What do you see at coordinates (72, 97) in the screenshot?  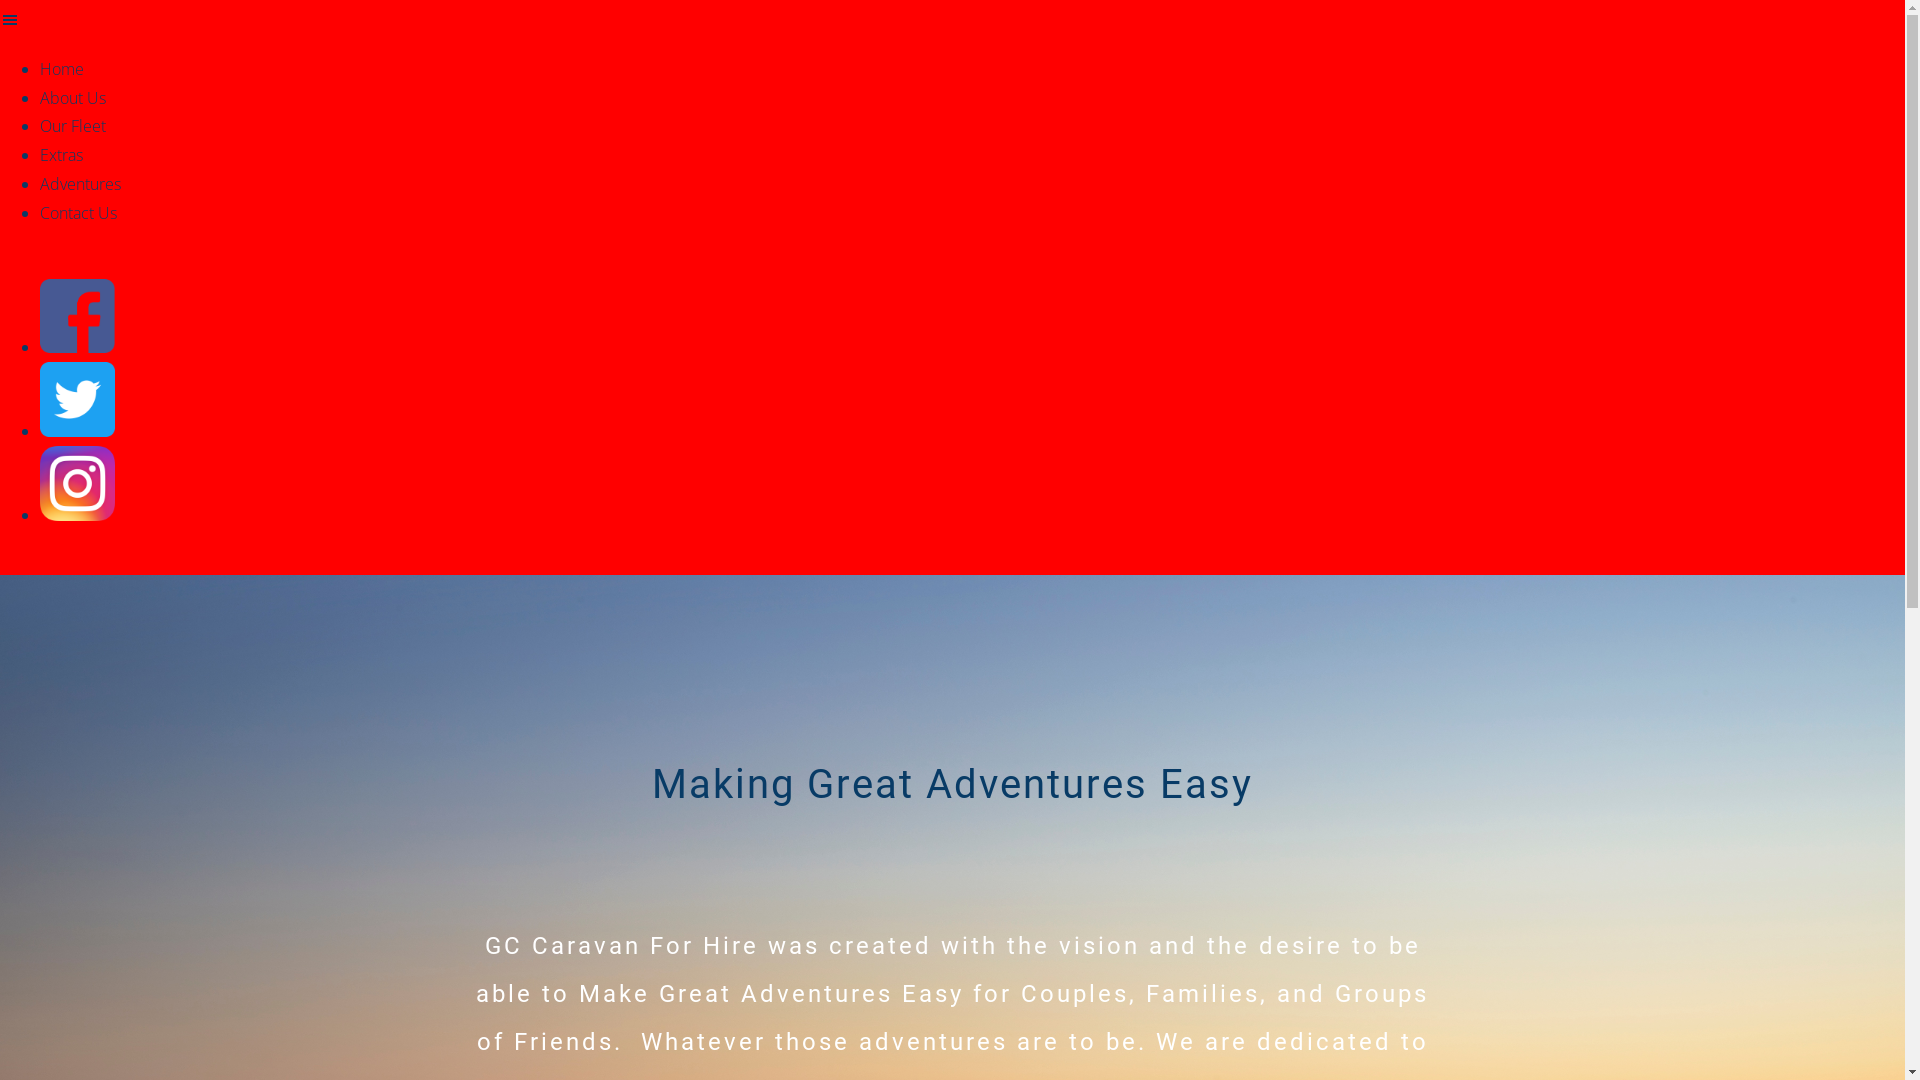 I see `'About Us'` at bounding box center [72, 97].